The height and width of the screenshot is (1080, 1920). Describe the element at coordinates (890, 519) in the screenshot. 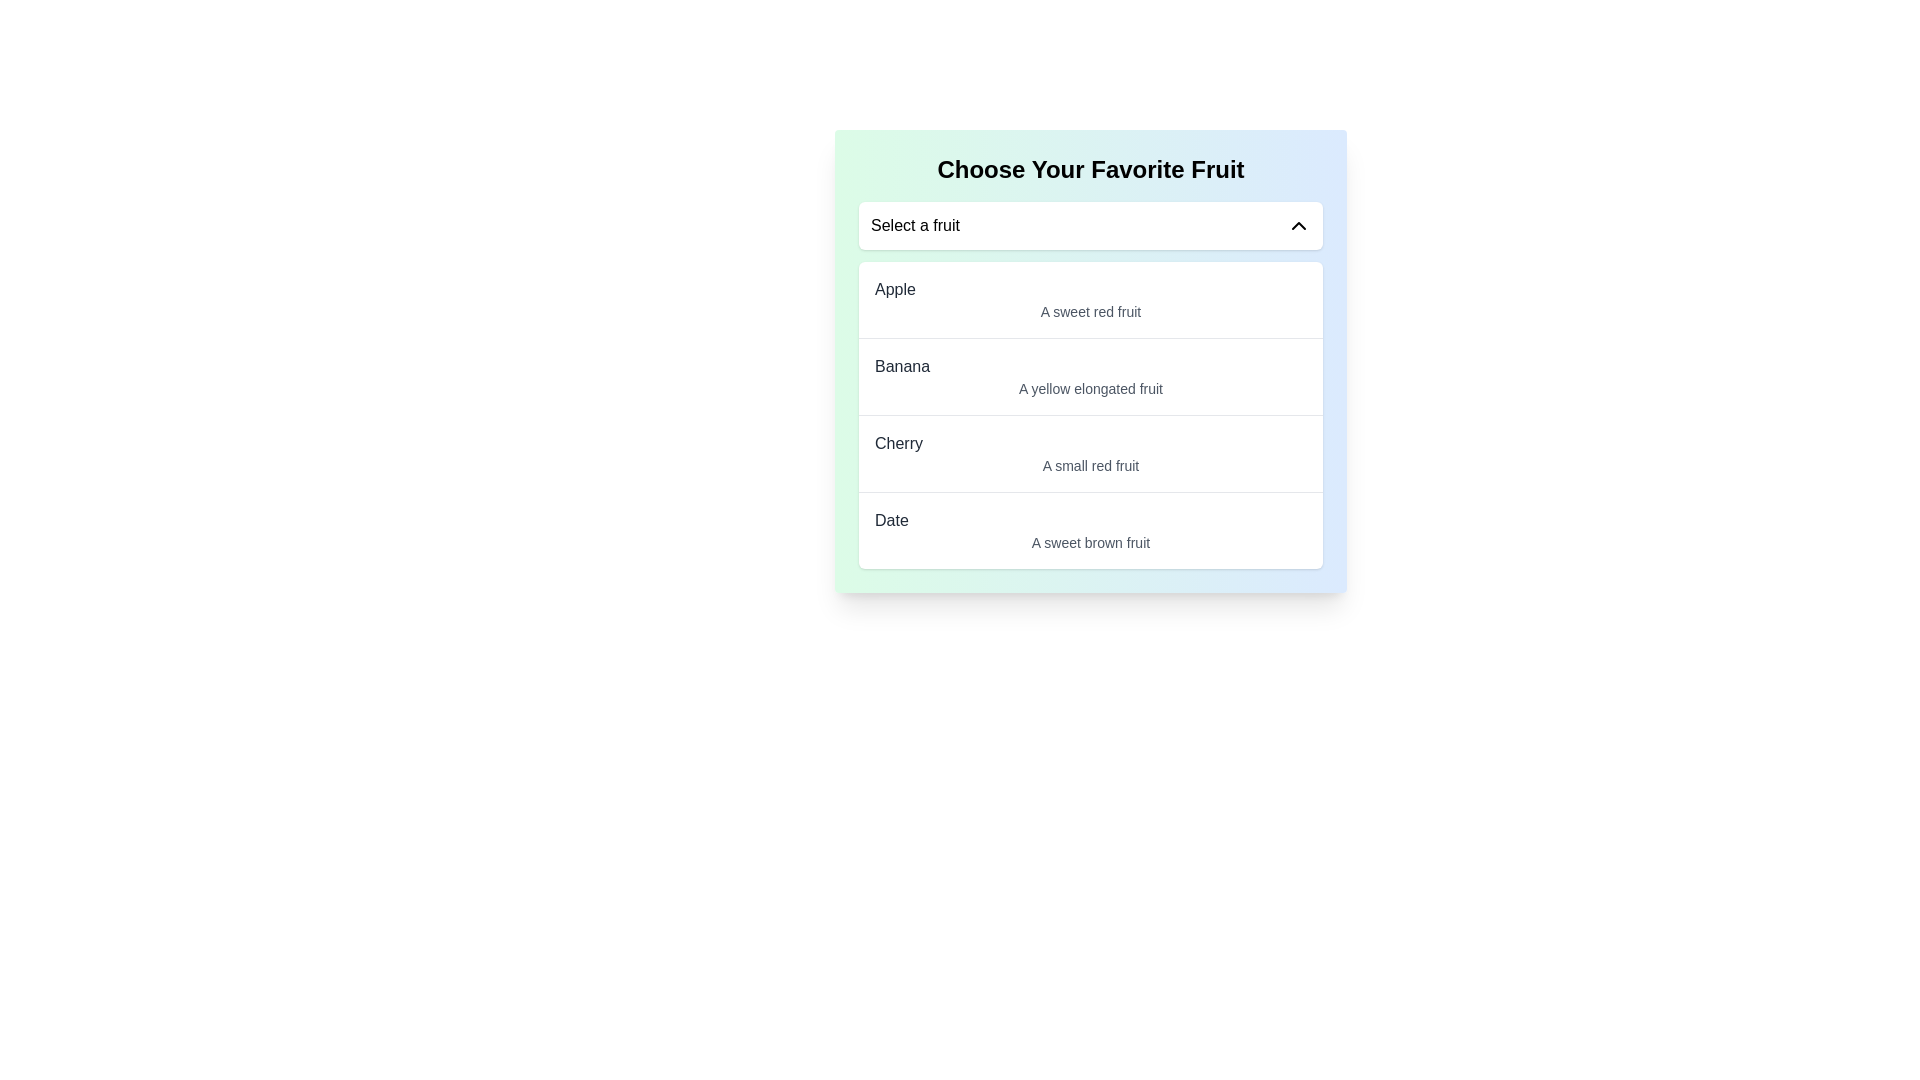

I see `the text label that identifies the fruit 'Date' in the dropdown menu, which is located in the bottom row under 'Cherry'` at that location.